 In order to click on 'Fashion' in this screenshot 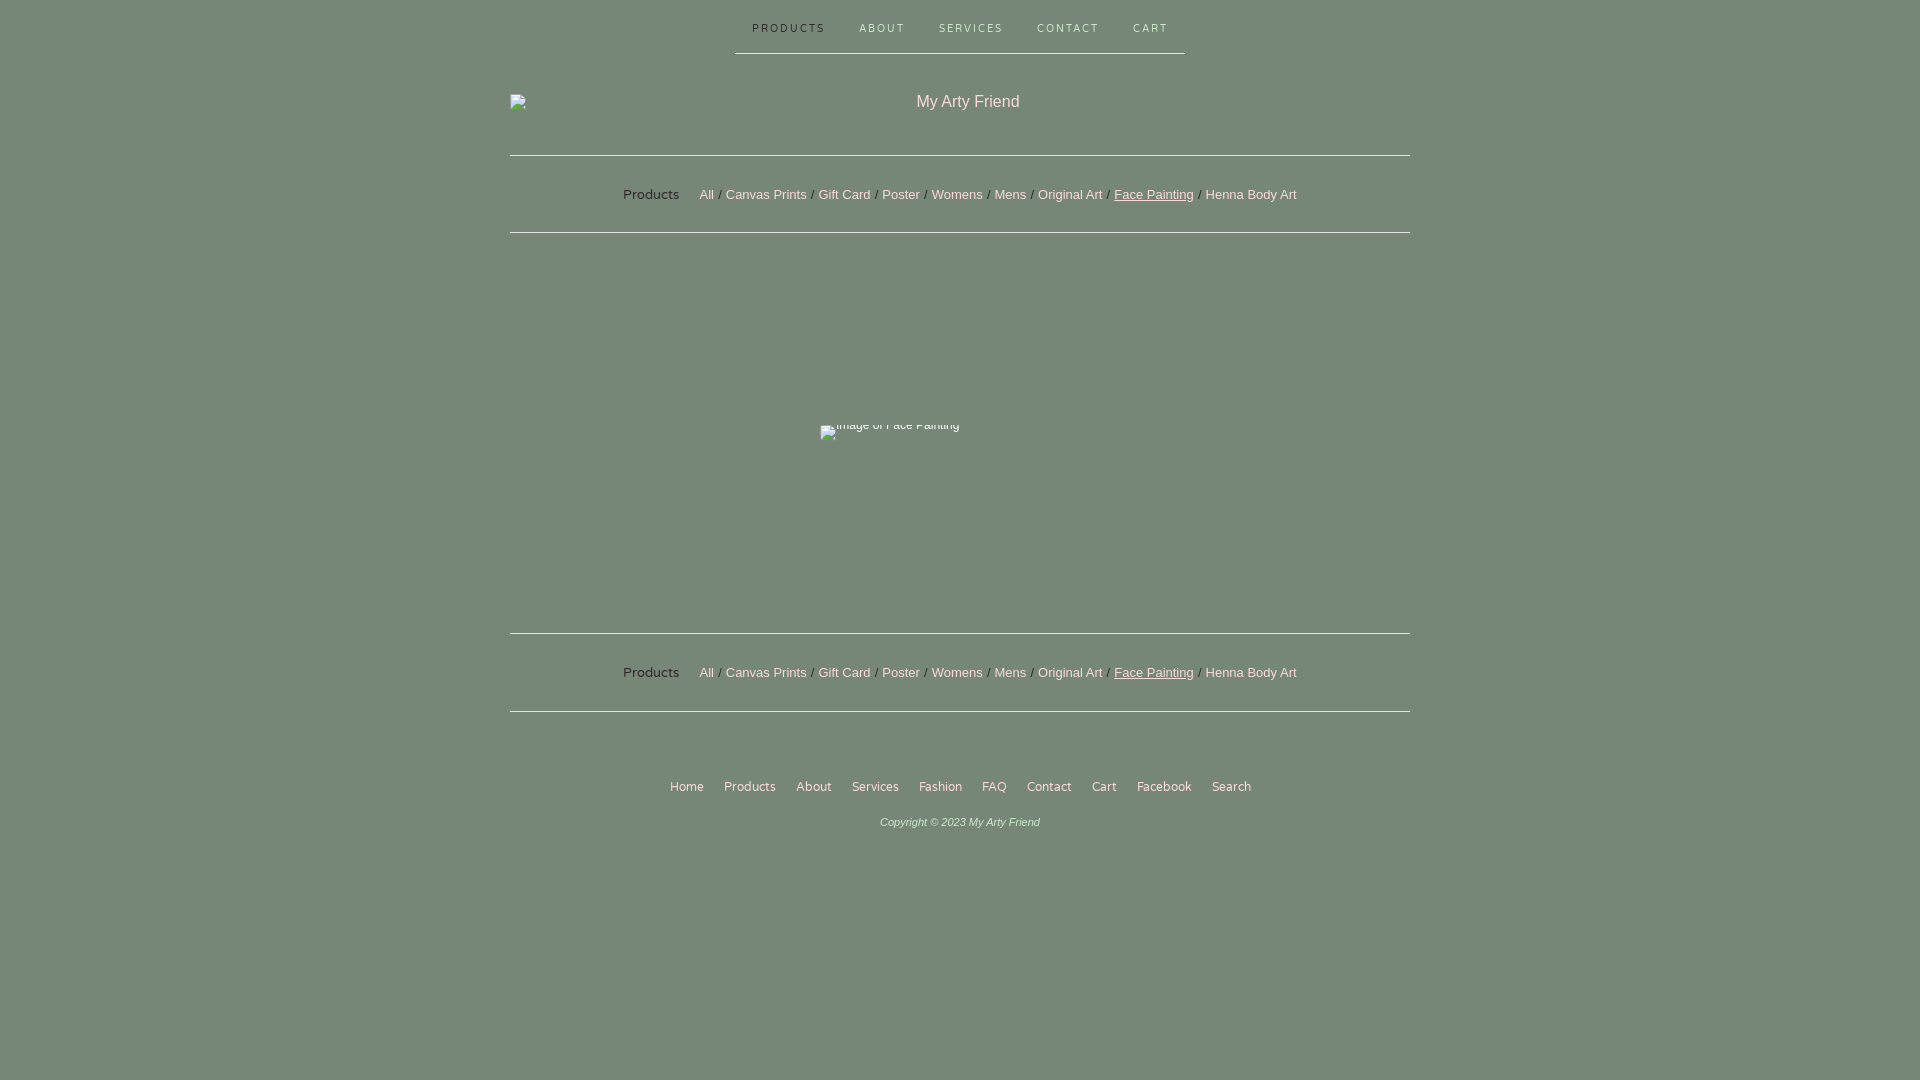, I will do `click(909, 786)`.